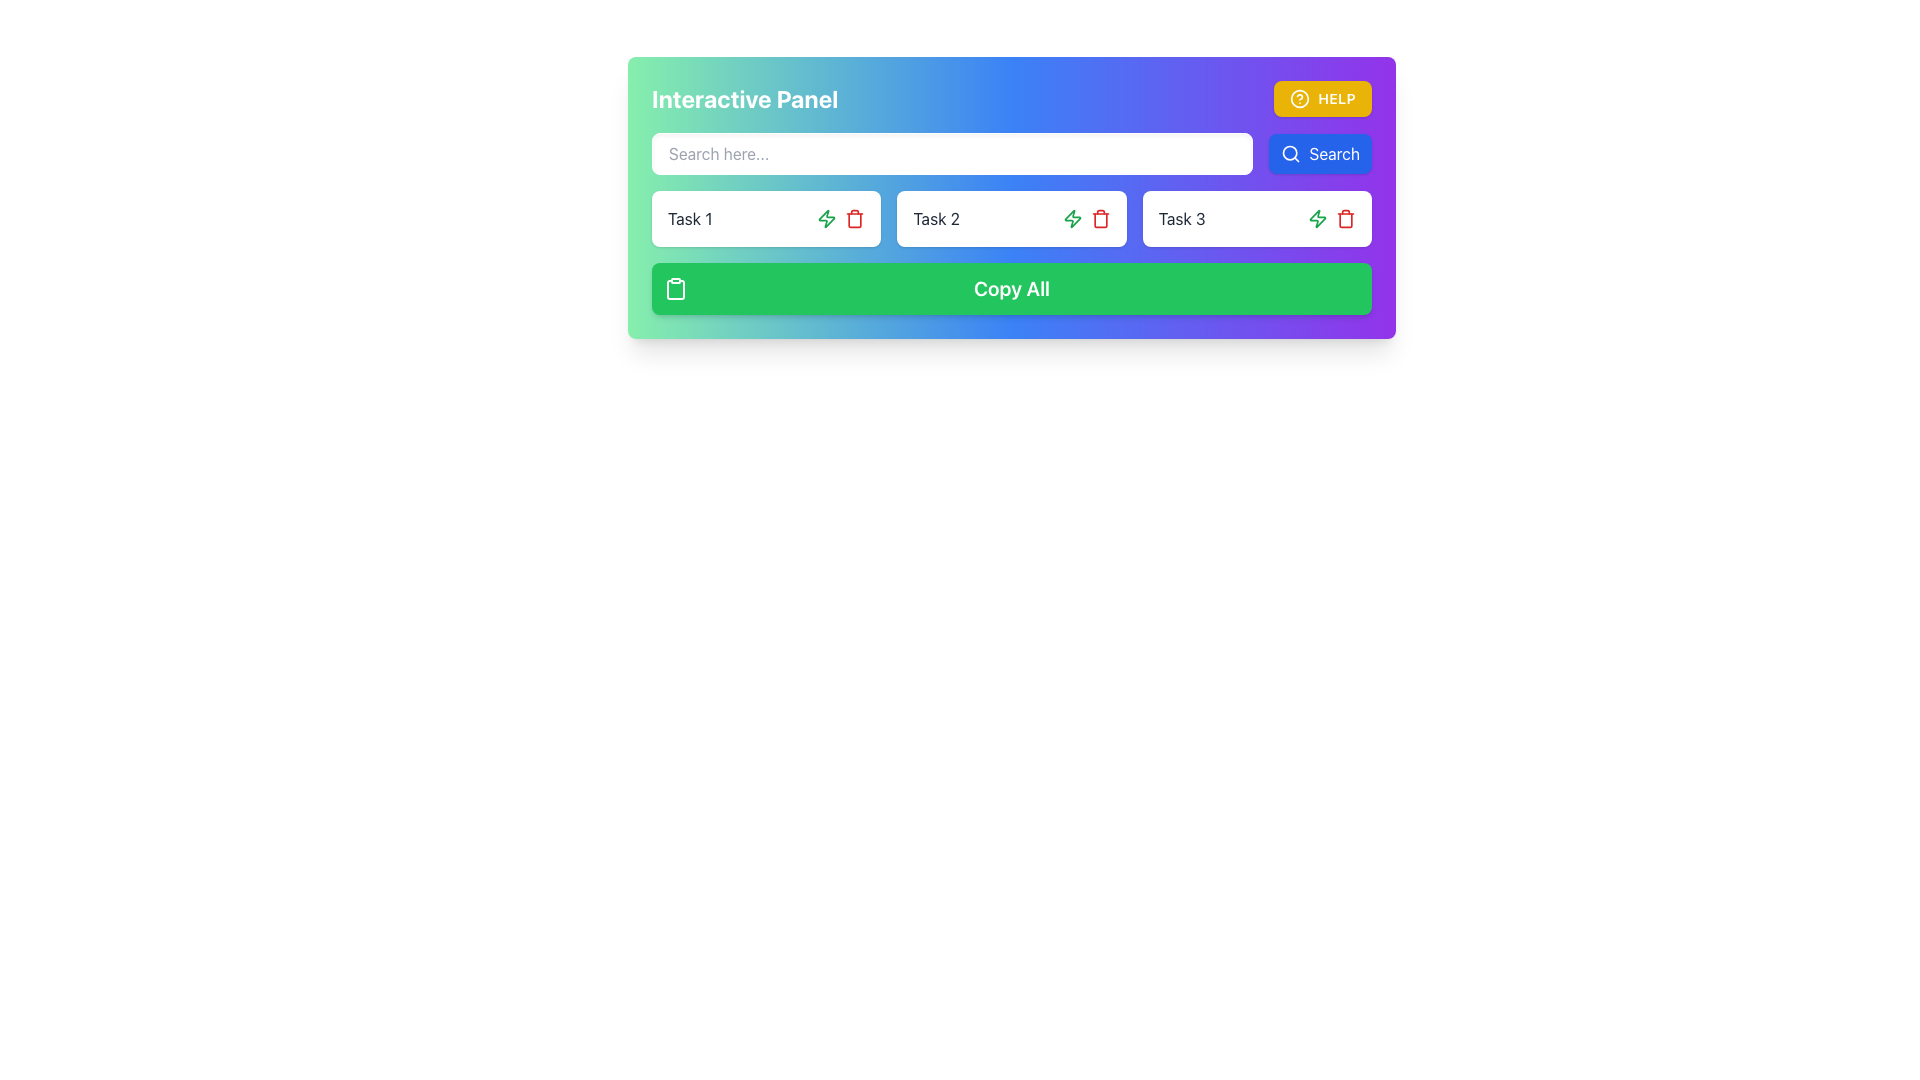  Describe the element at coordinates (1345, 219) in the screenshot. I see `the Trash Bin icon button` at that location.